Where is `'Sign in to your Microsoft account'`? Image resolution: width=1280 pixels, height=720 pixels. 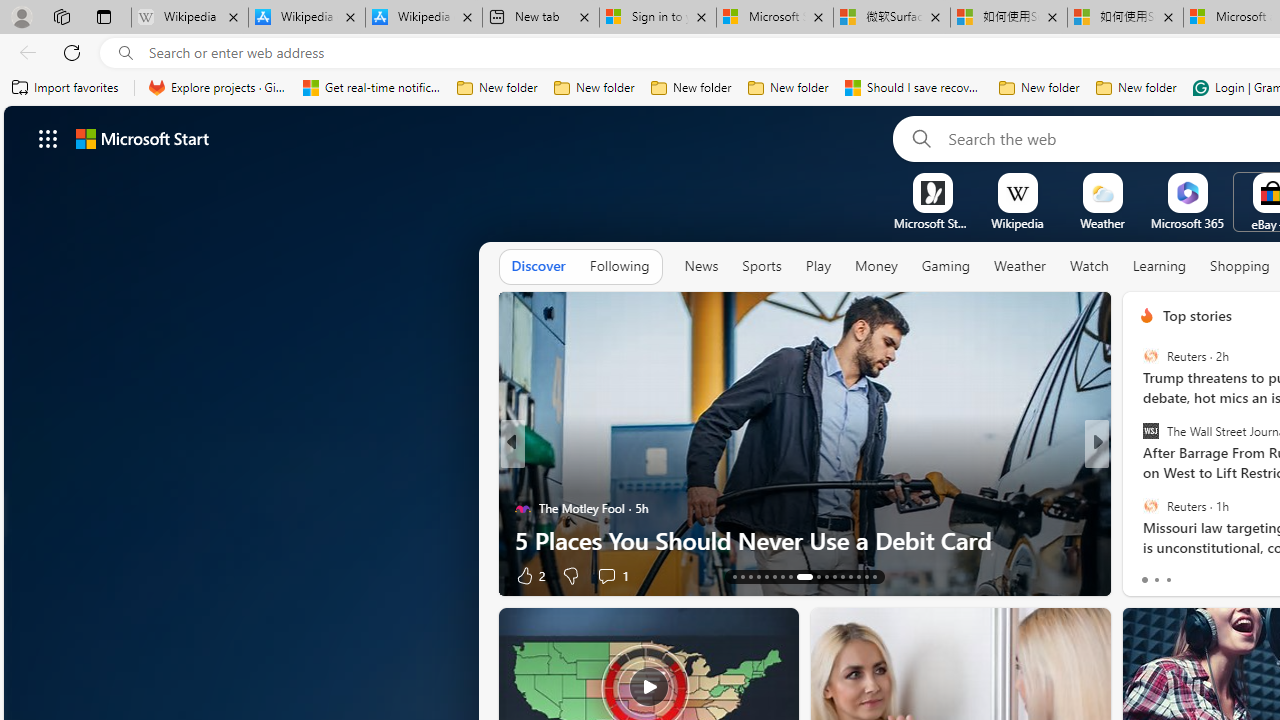
'Sign in to your Microsoft account' is located at coordinates (657, 17).